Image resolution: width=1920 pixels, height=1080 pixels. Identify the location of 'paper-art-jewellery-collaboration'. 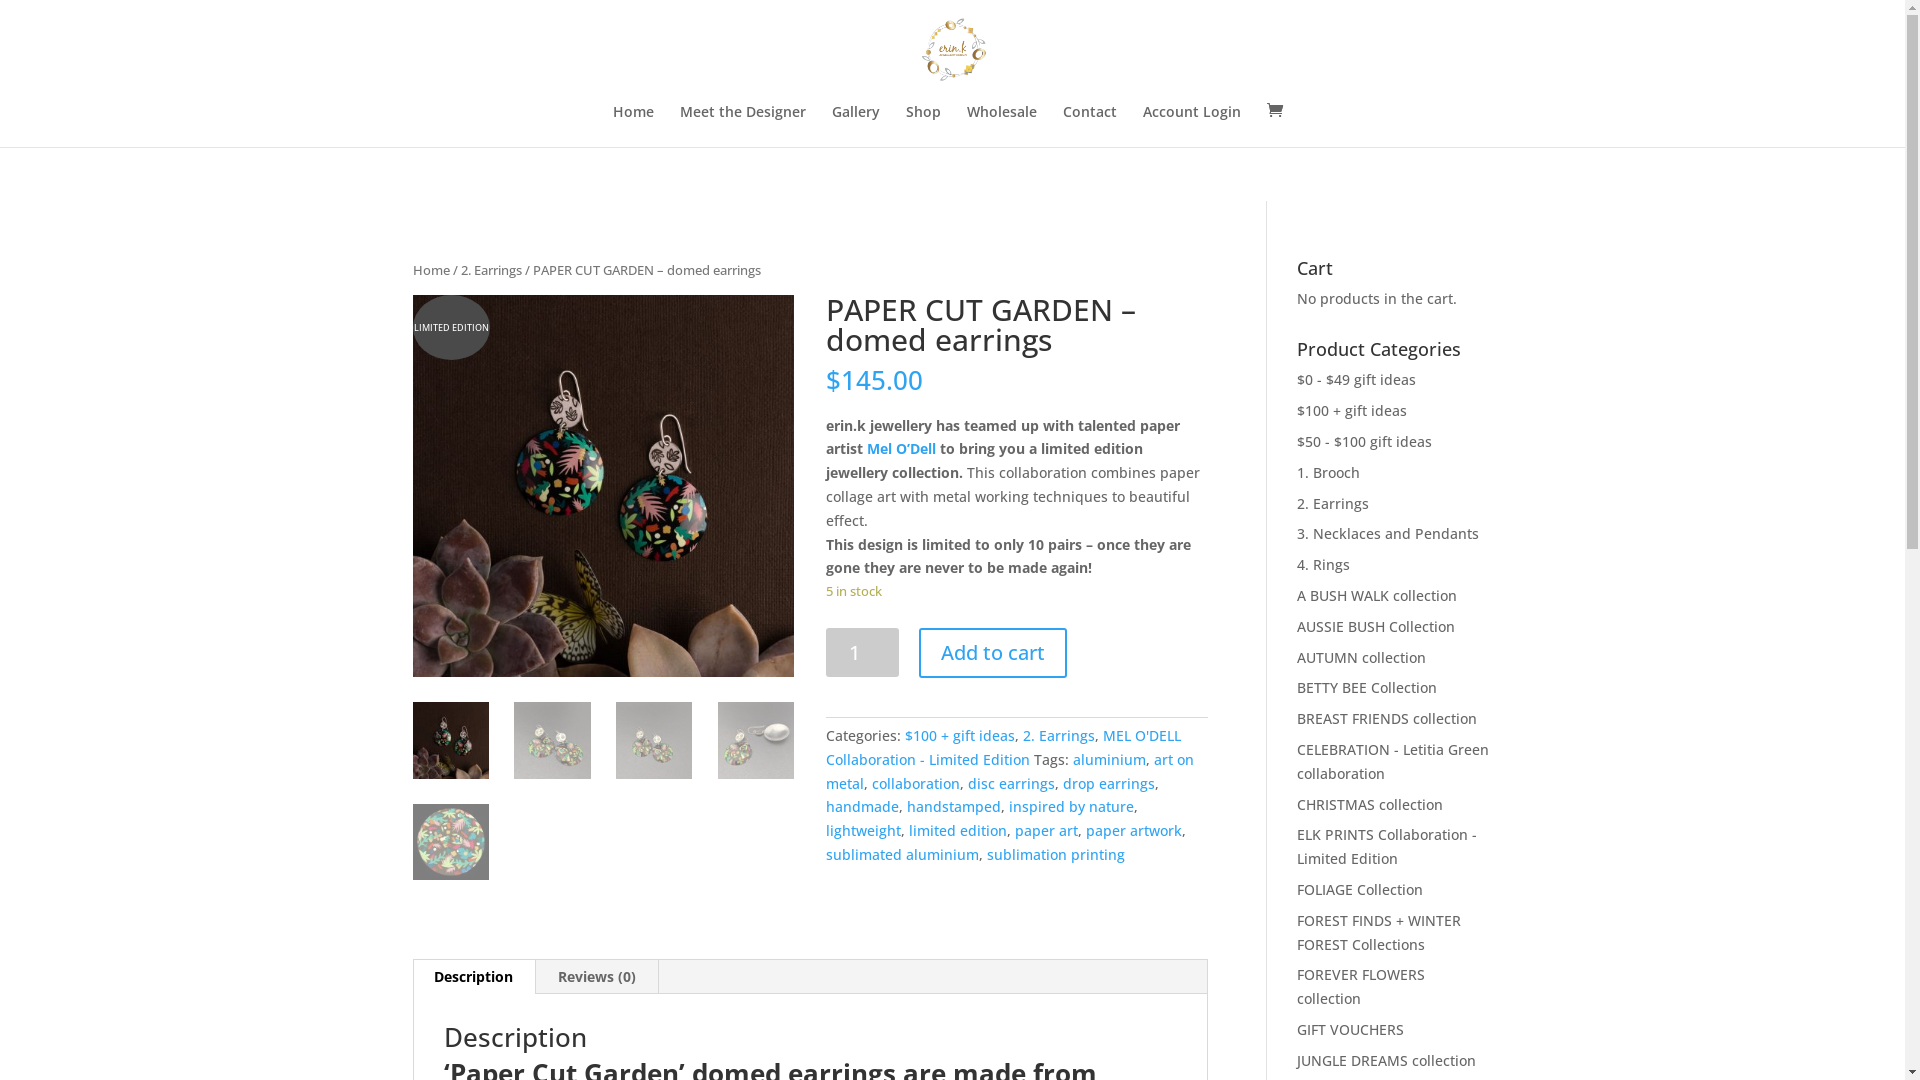
(411, 486).